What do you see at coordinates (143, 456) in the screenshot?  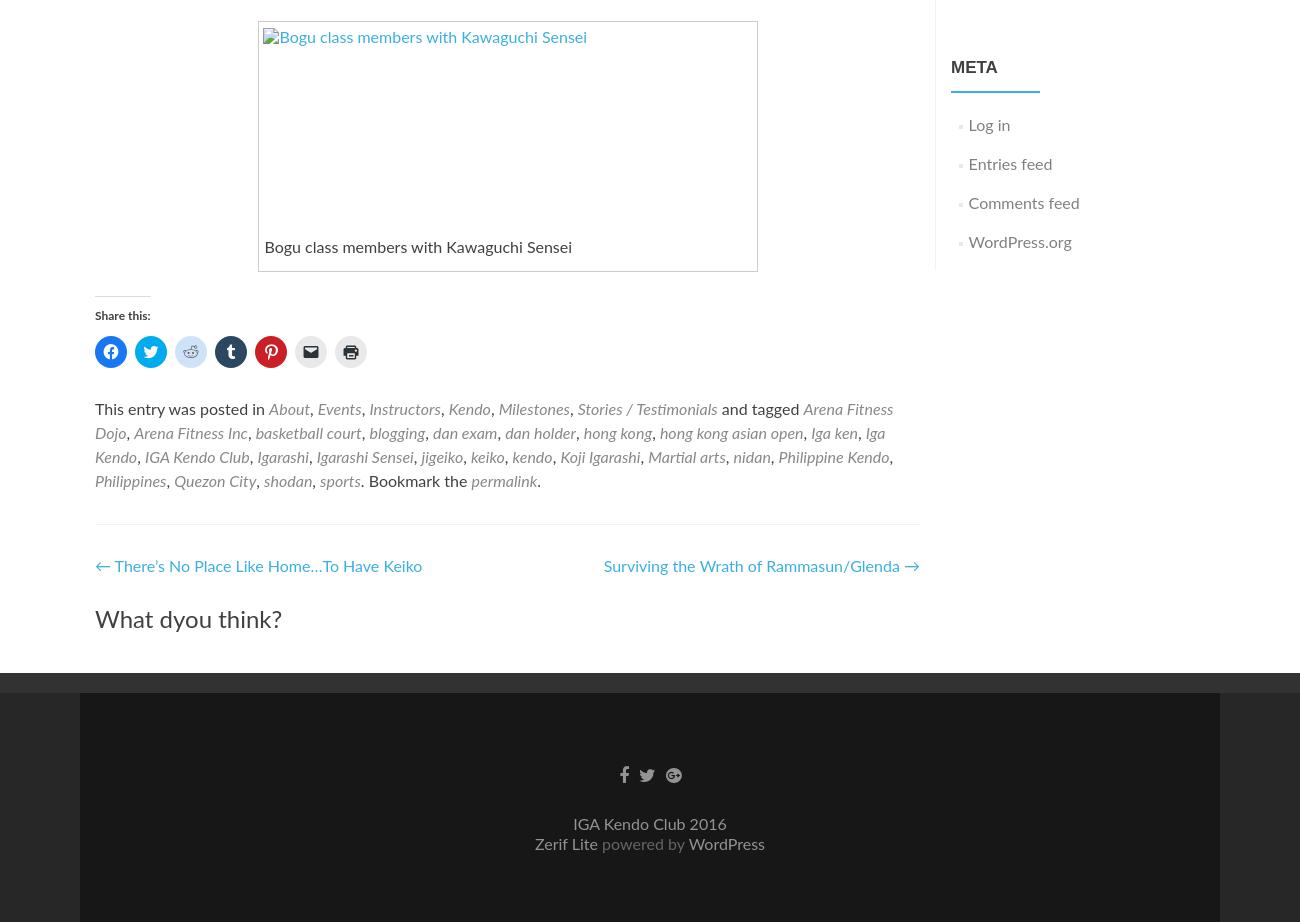 I see `'IGA Kendo Club'` at bounding box center [143, 456].